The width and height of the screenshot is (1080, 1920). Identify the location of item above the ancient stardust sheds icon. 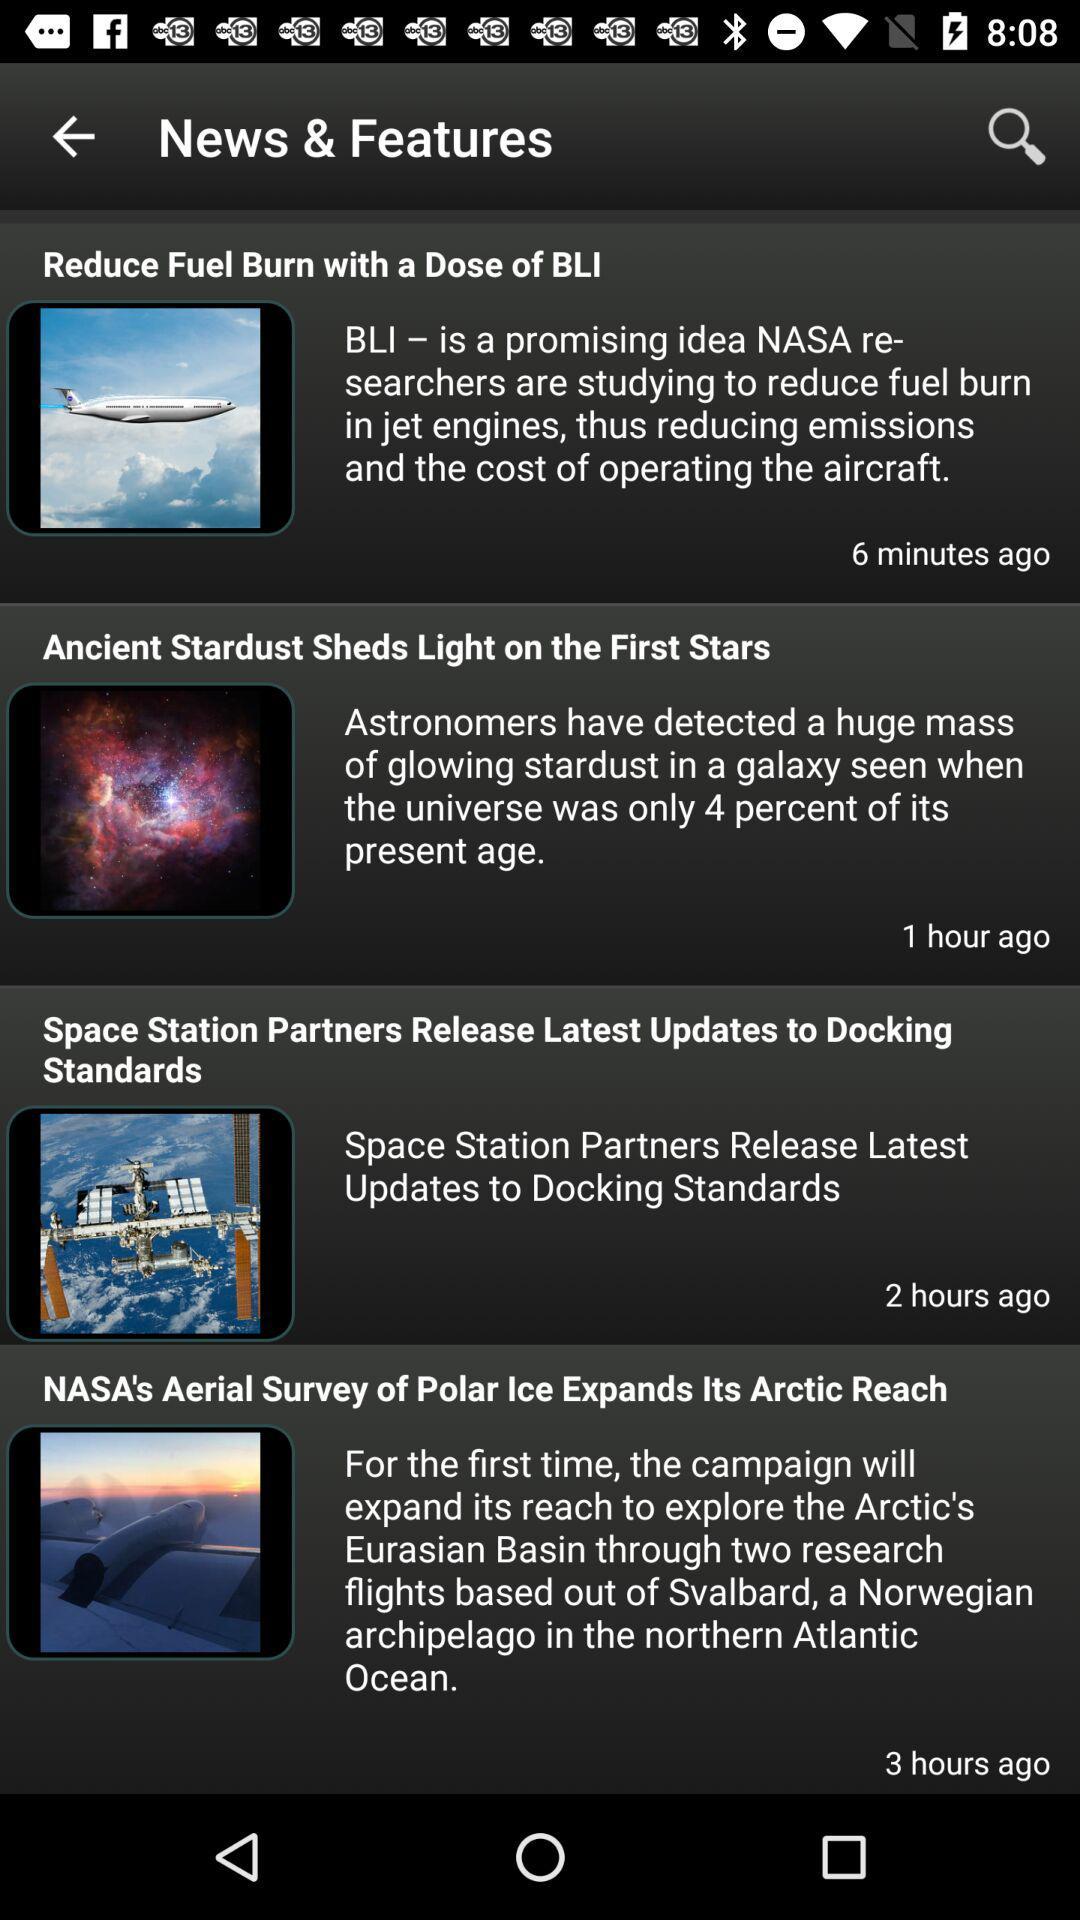
(950, 564).